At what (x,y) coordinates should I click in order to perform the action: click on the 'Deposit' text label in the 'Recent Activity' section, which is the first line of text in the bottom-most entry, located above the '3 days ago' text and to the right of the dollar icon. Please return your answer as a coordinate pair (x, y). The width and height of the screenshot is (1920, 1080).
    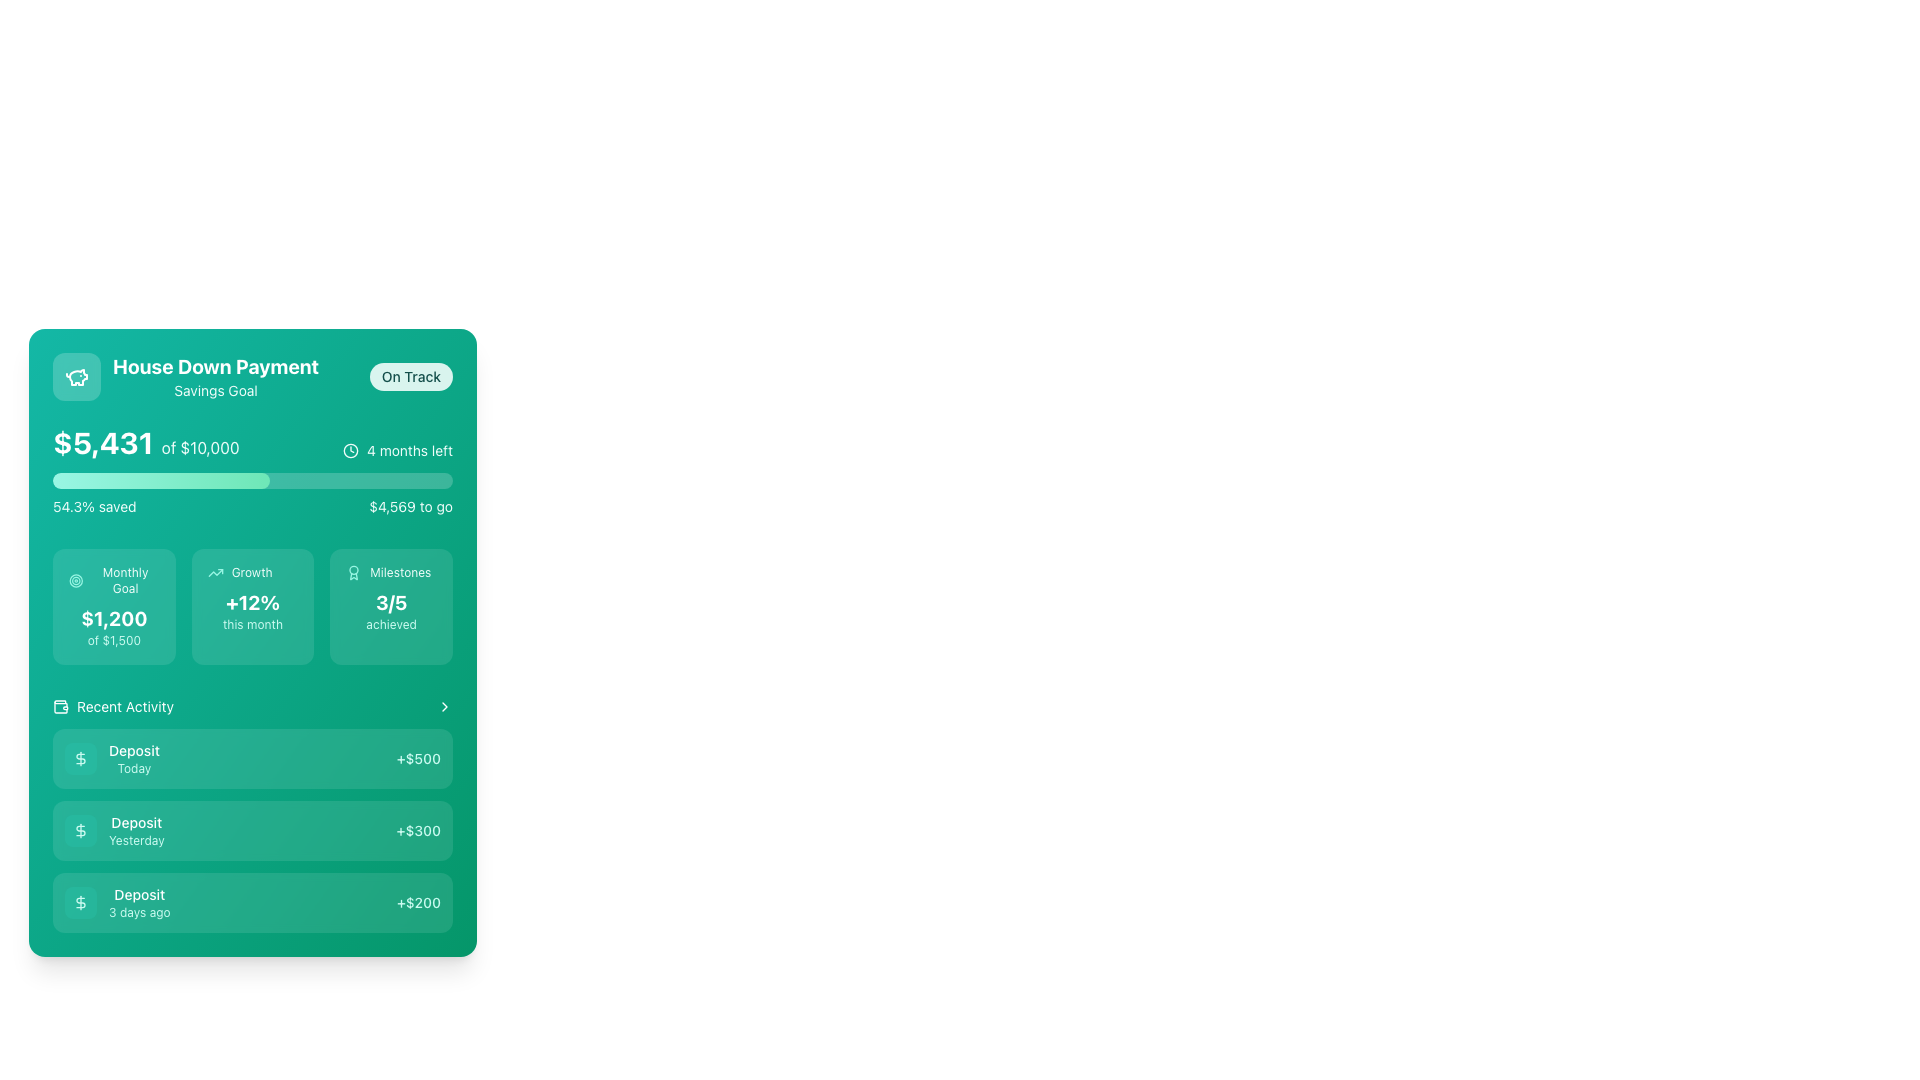
    Looking at the image, I should click on (138, 893).